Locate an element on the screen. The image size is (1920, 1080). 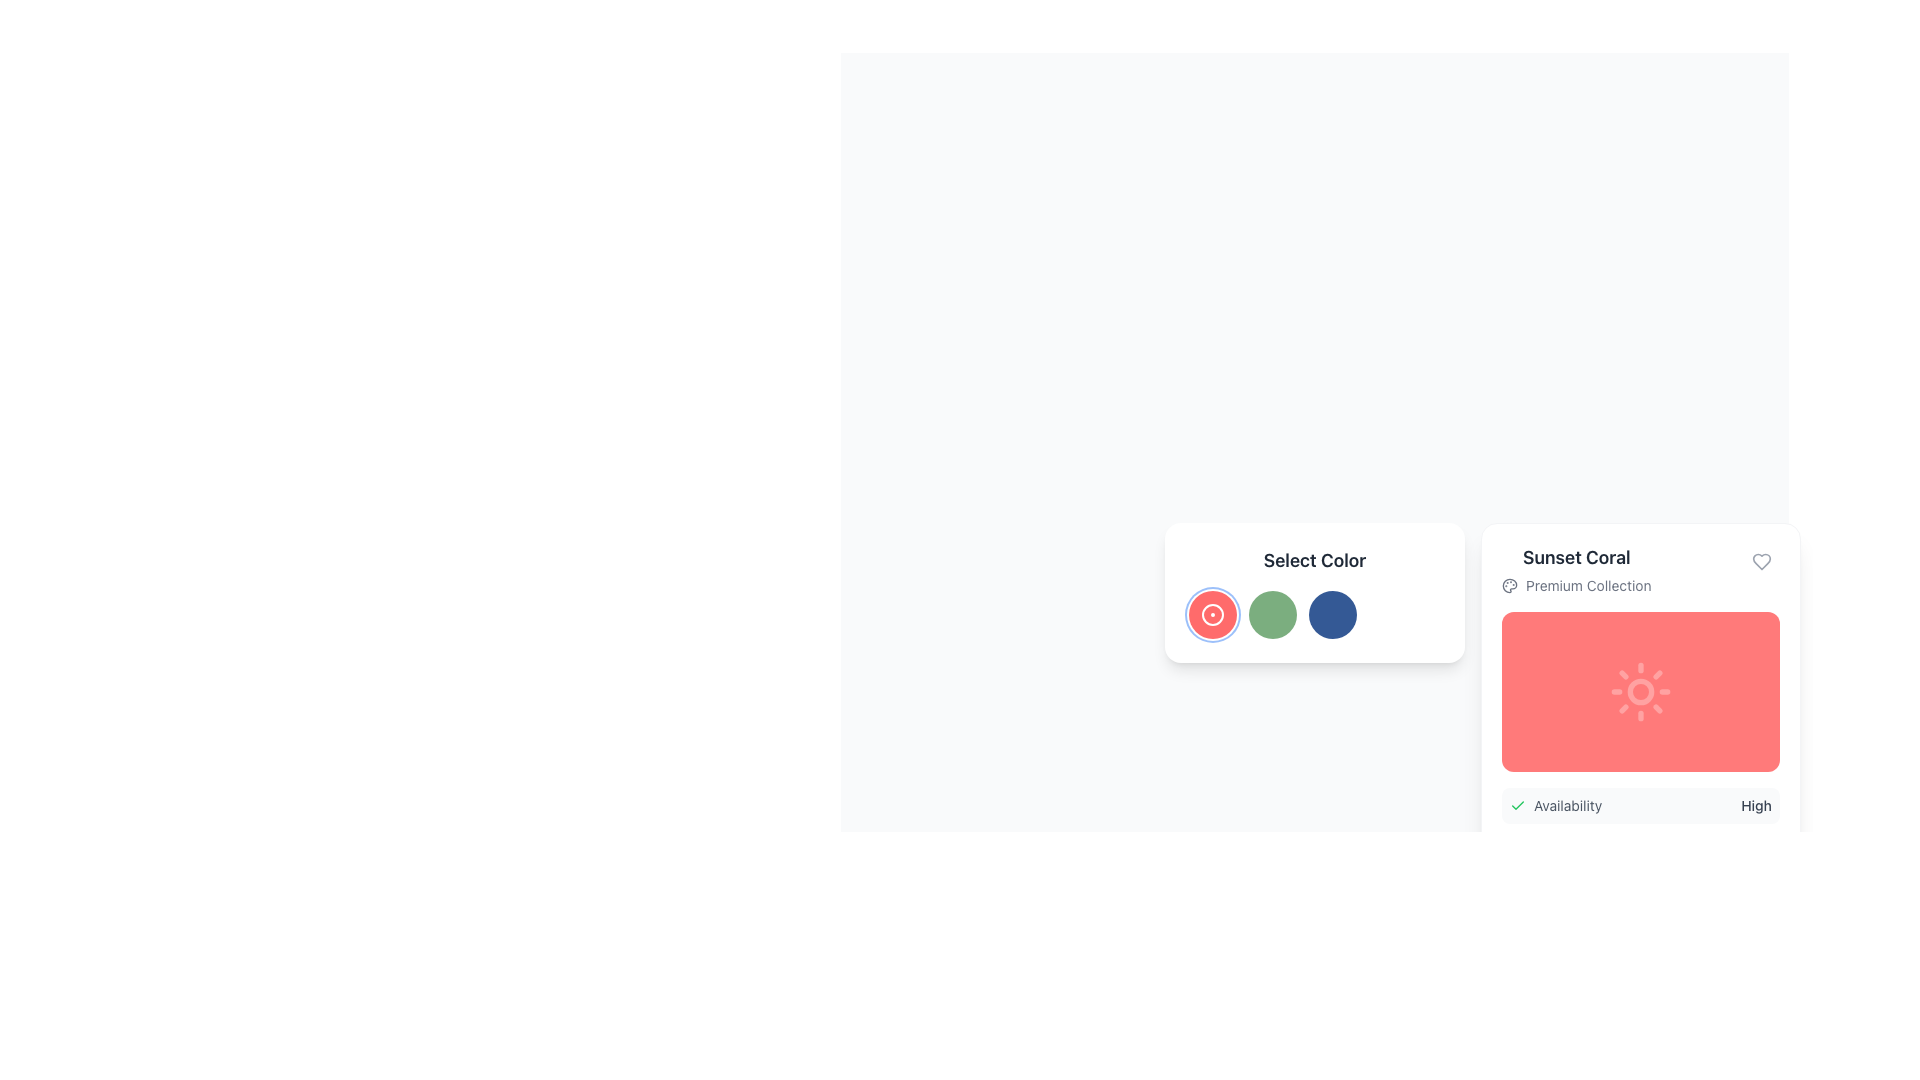
the heart-shaped icon button in the upper-right corner of the 'Sunset Coral' card to mark the item as liked or favorited is located at coordinates (1761, 562).